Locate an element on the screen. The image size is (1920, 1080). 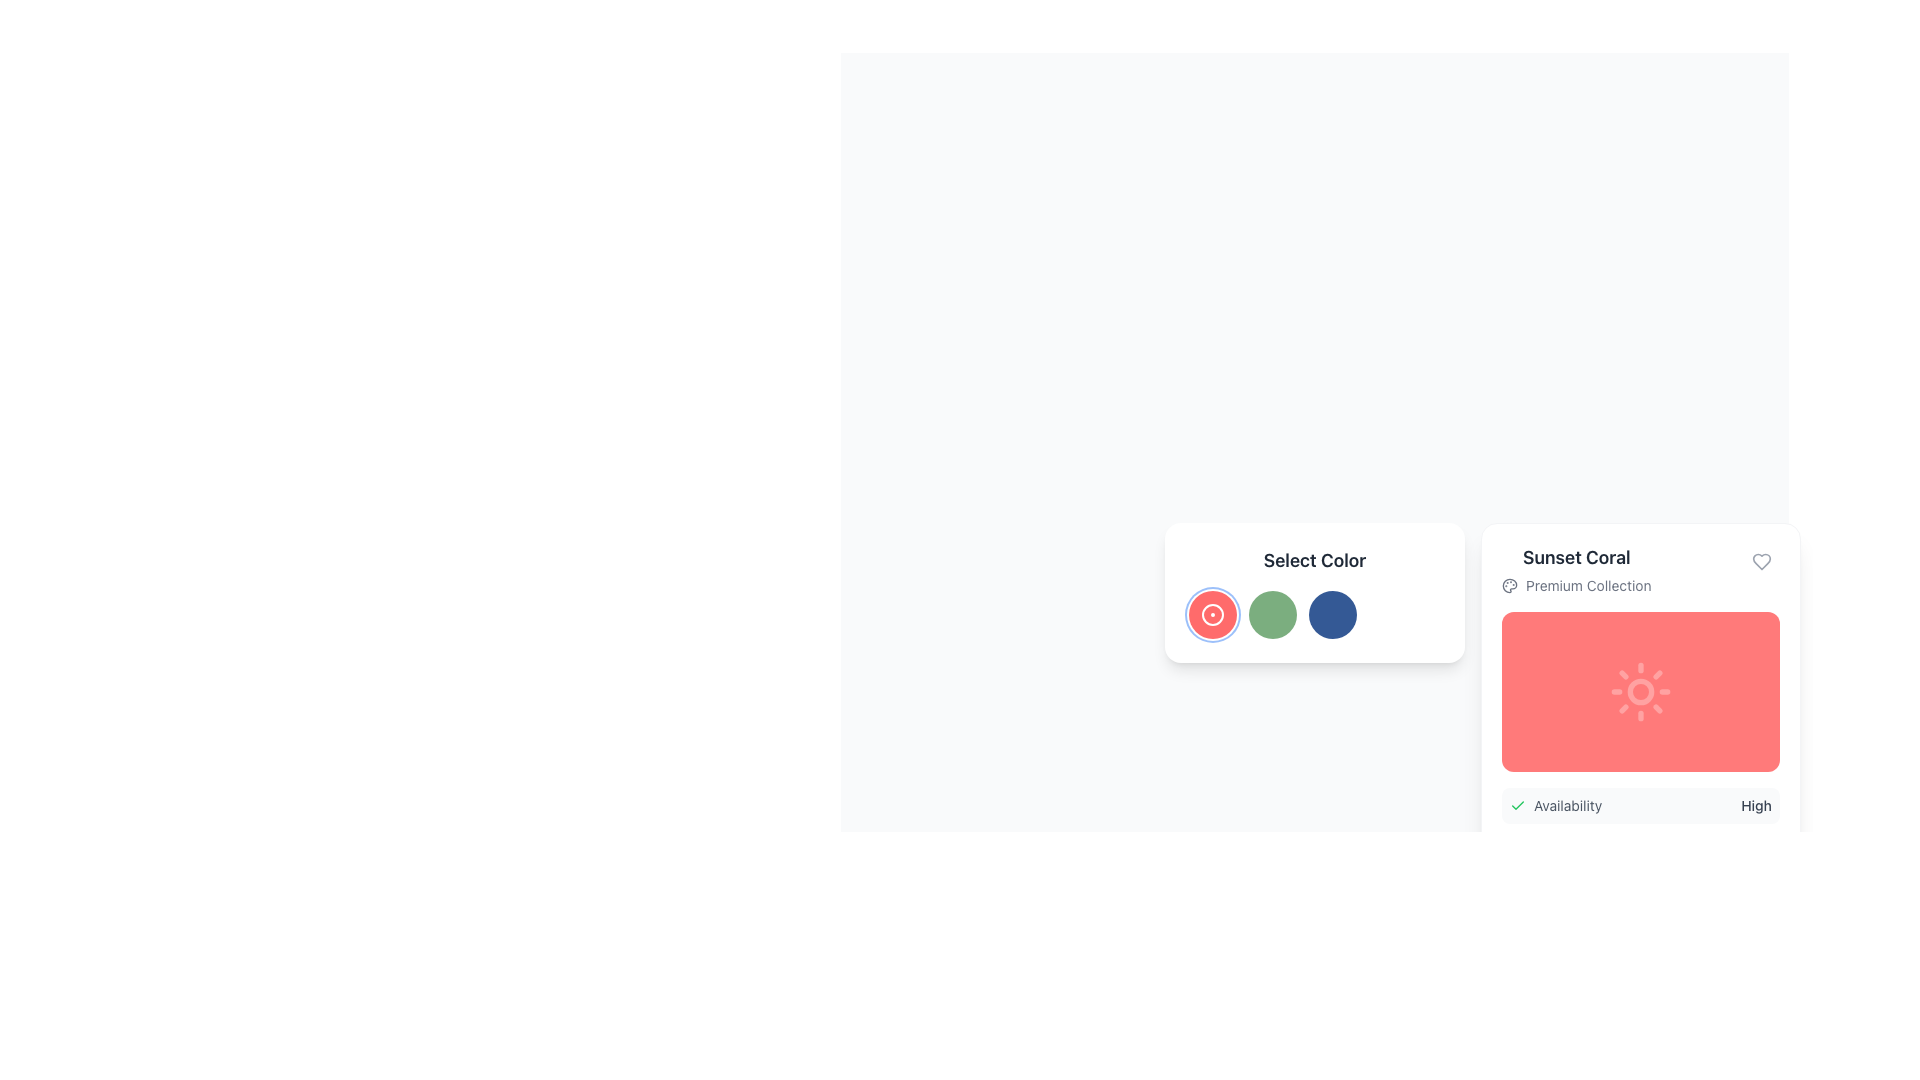
the heart-shaped icon button in the upper-right corner of the 'Sunset Coral' card to mark the item as liked or favorited is located at coordinates (1761, 562).